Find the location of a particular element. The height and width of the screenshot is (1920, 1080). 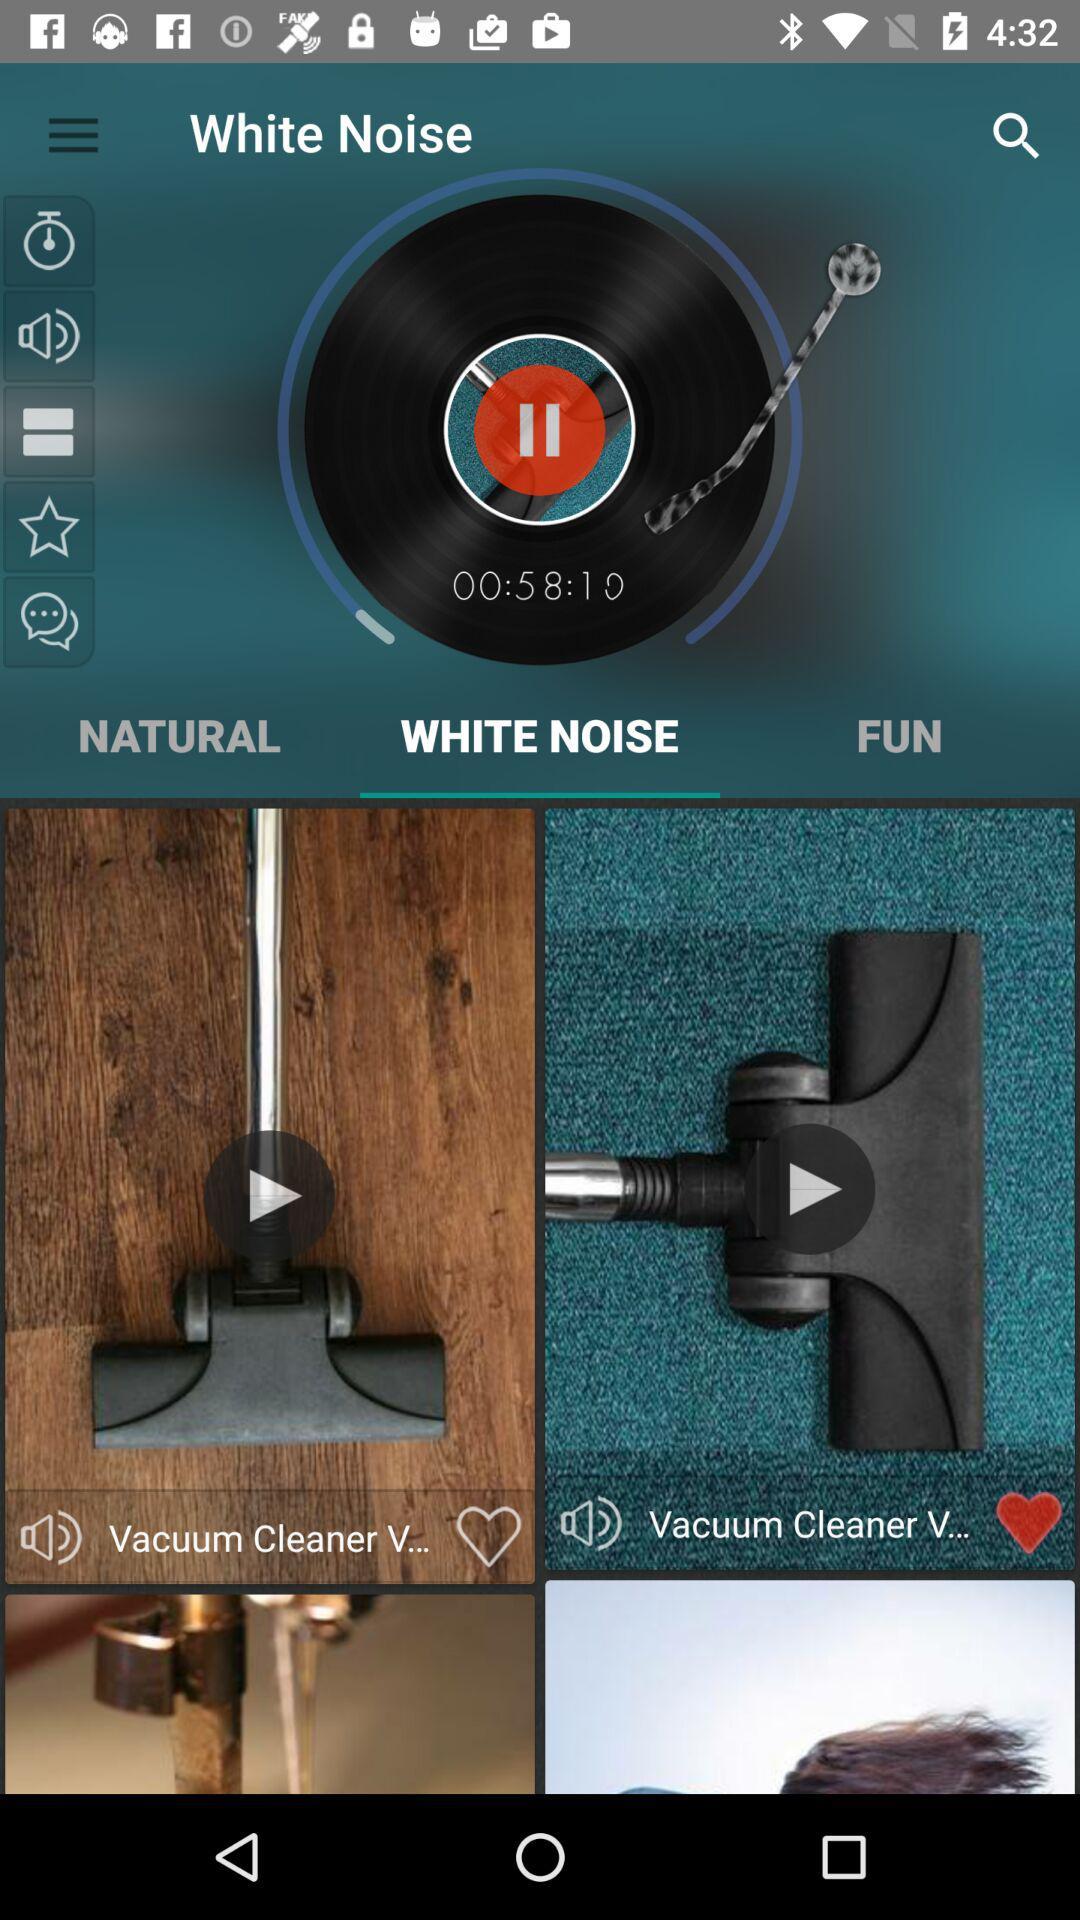

app next to white noise app is located at coordinates (72, 130).